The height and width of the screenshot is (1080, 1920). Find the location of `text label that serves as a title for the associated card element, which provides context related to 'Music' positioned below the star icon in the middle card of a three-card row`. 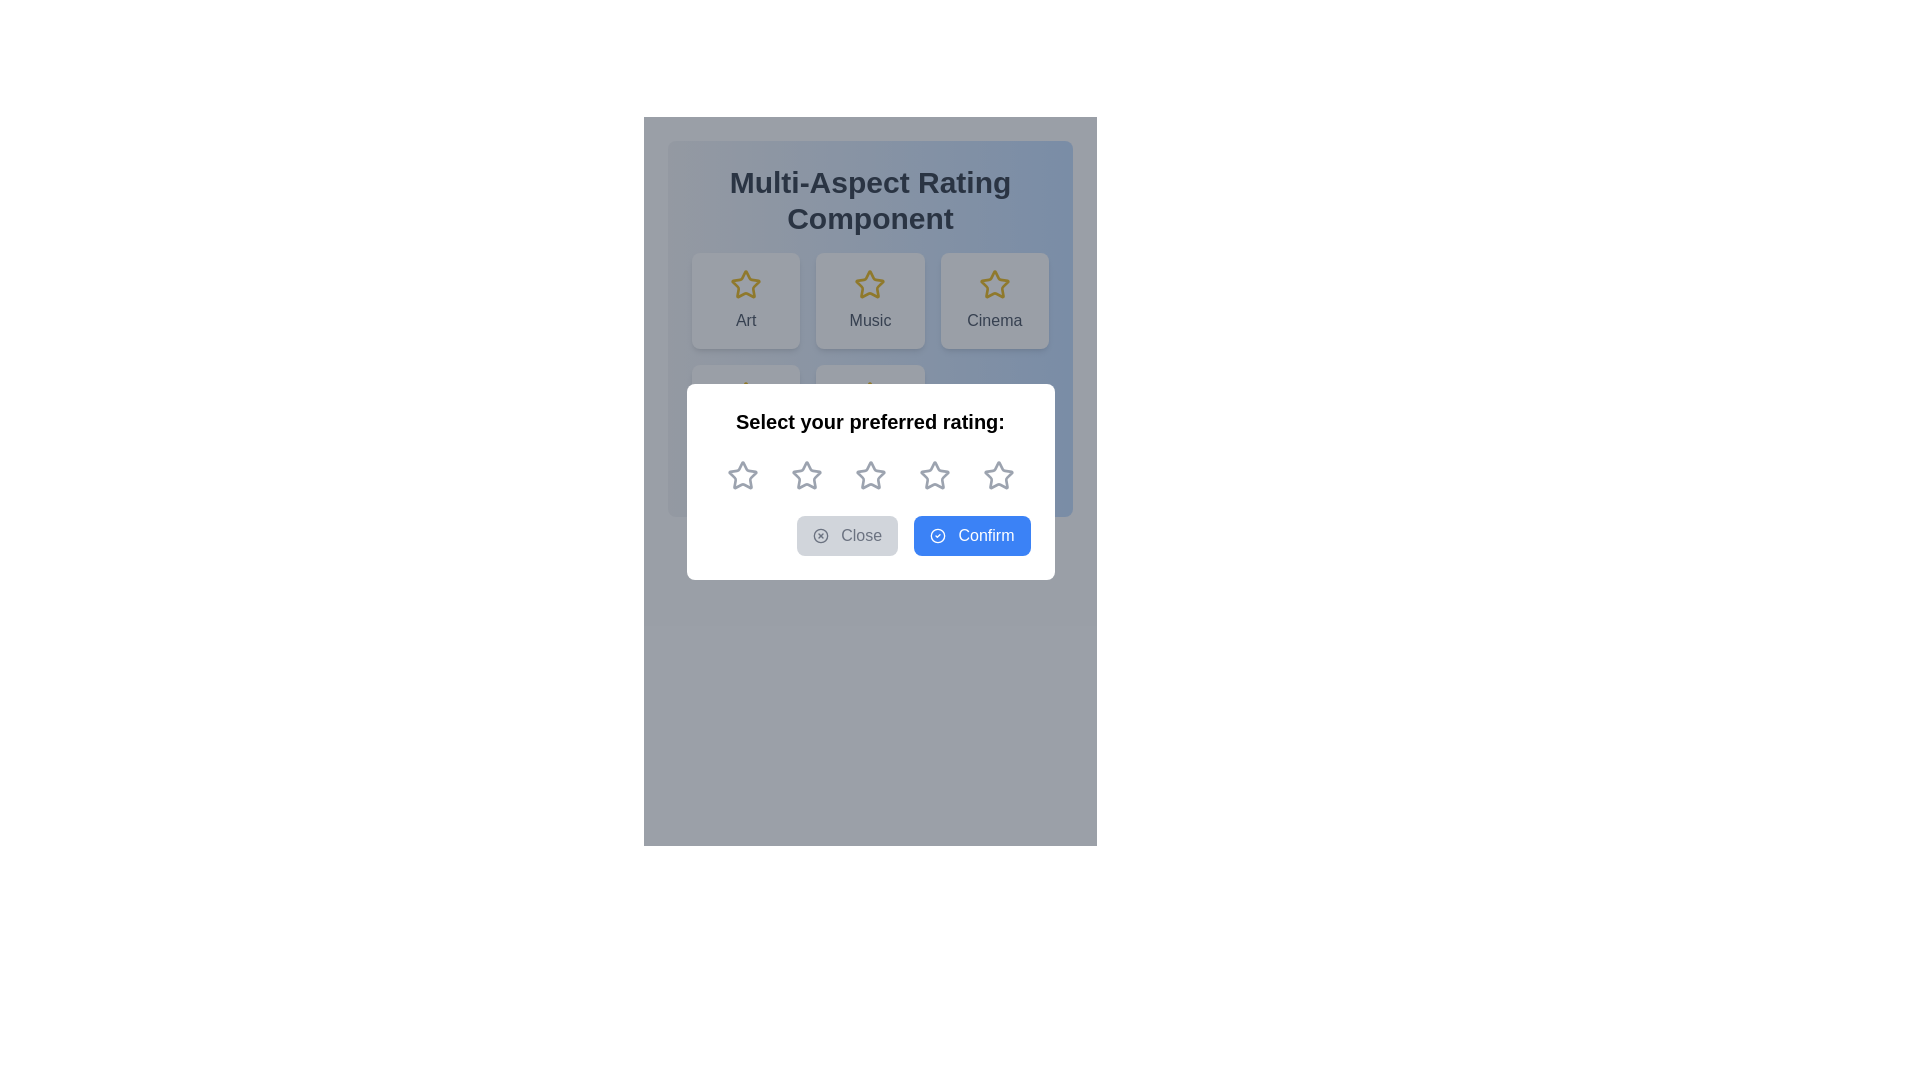

text label that serves as a title for the associated card element, which provides context related to 'Music' positioned below the star icon in the middle card of a three-card row is located at coordinates (870, 319).